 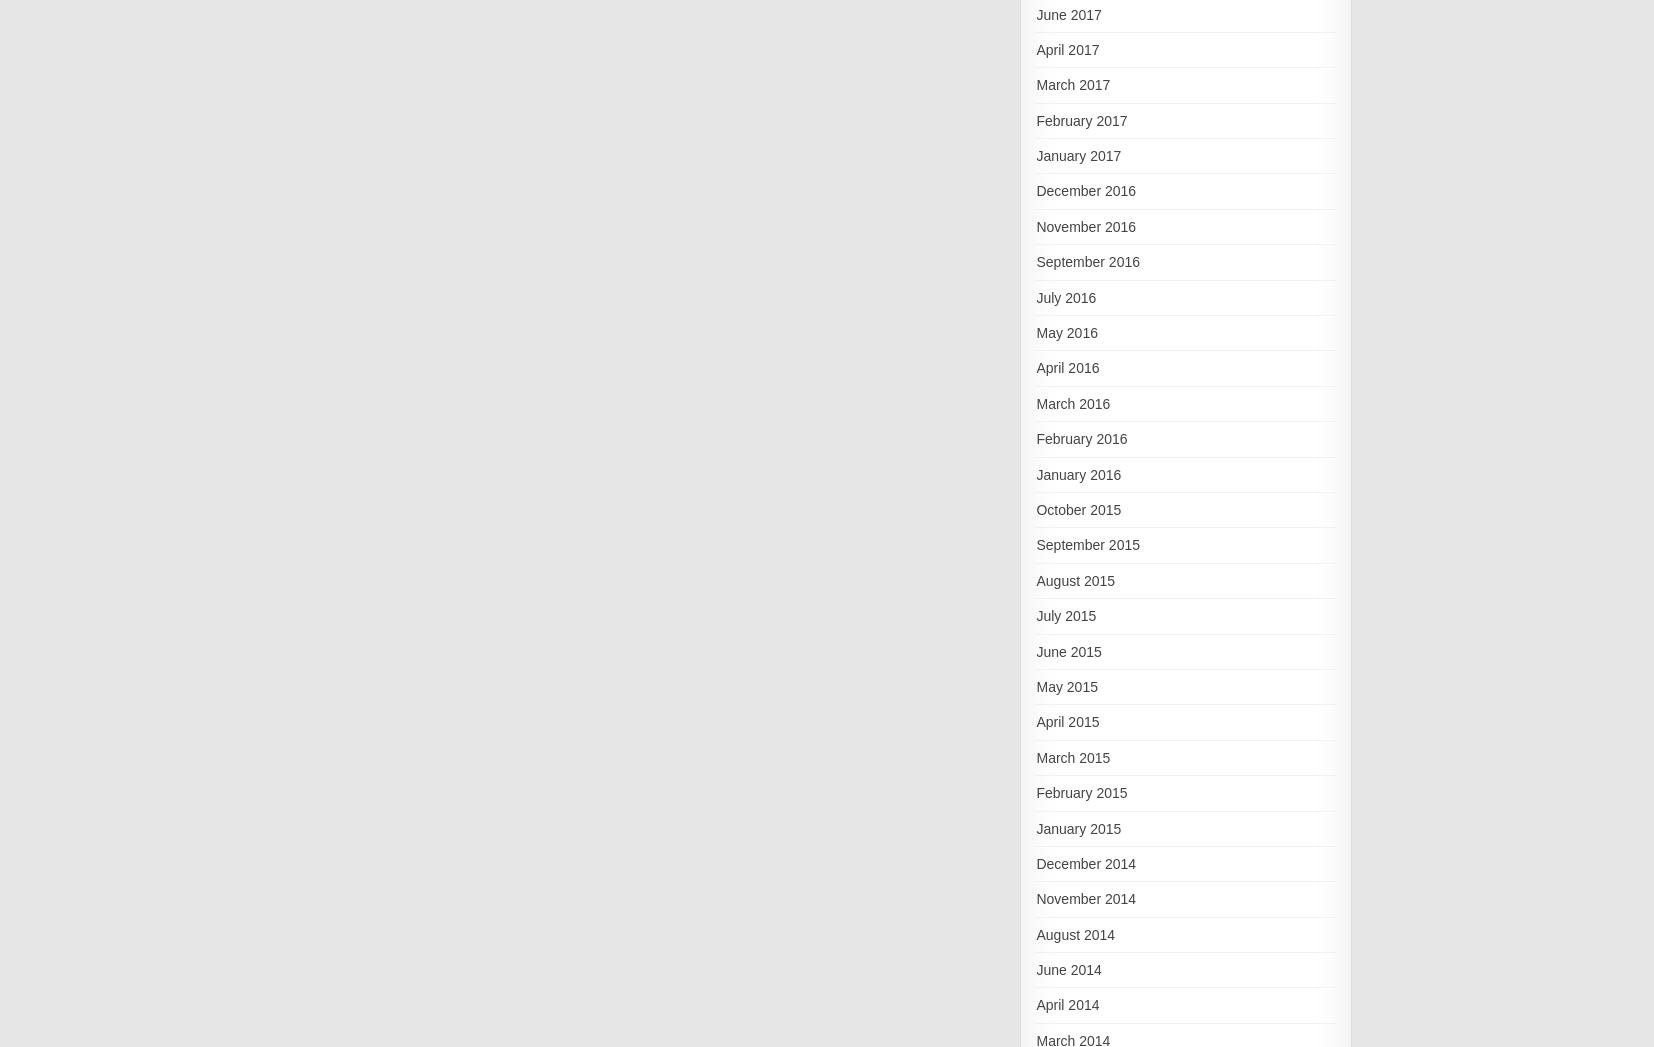 I want to click on 'January 2016', so click(x=1077, y=473).